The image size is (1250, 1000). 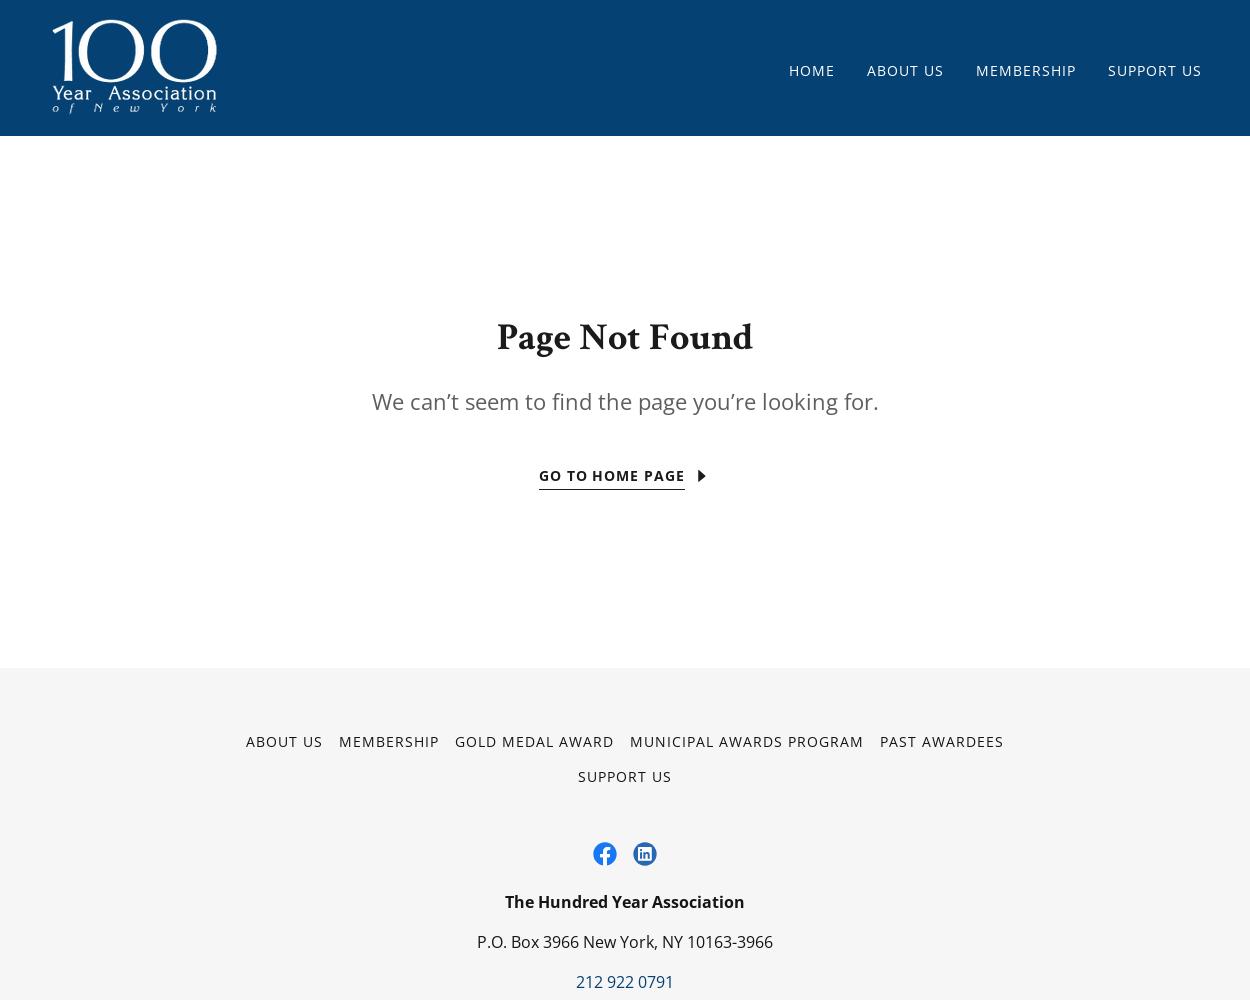 I want to click on 'Home', so click(x=812, y=68).